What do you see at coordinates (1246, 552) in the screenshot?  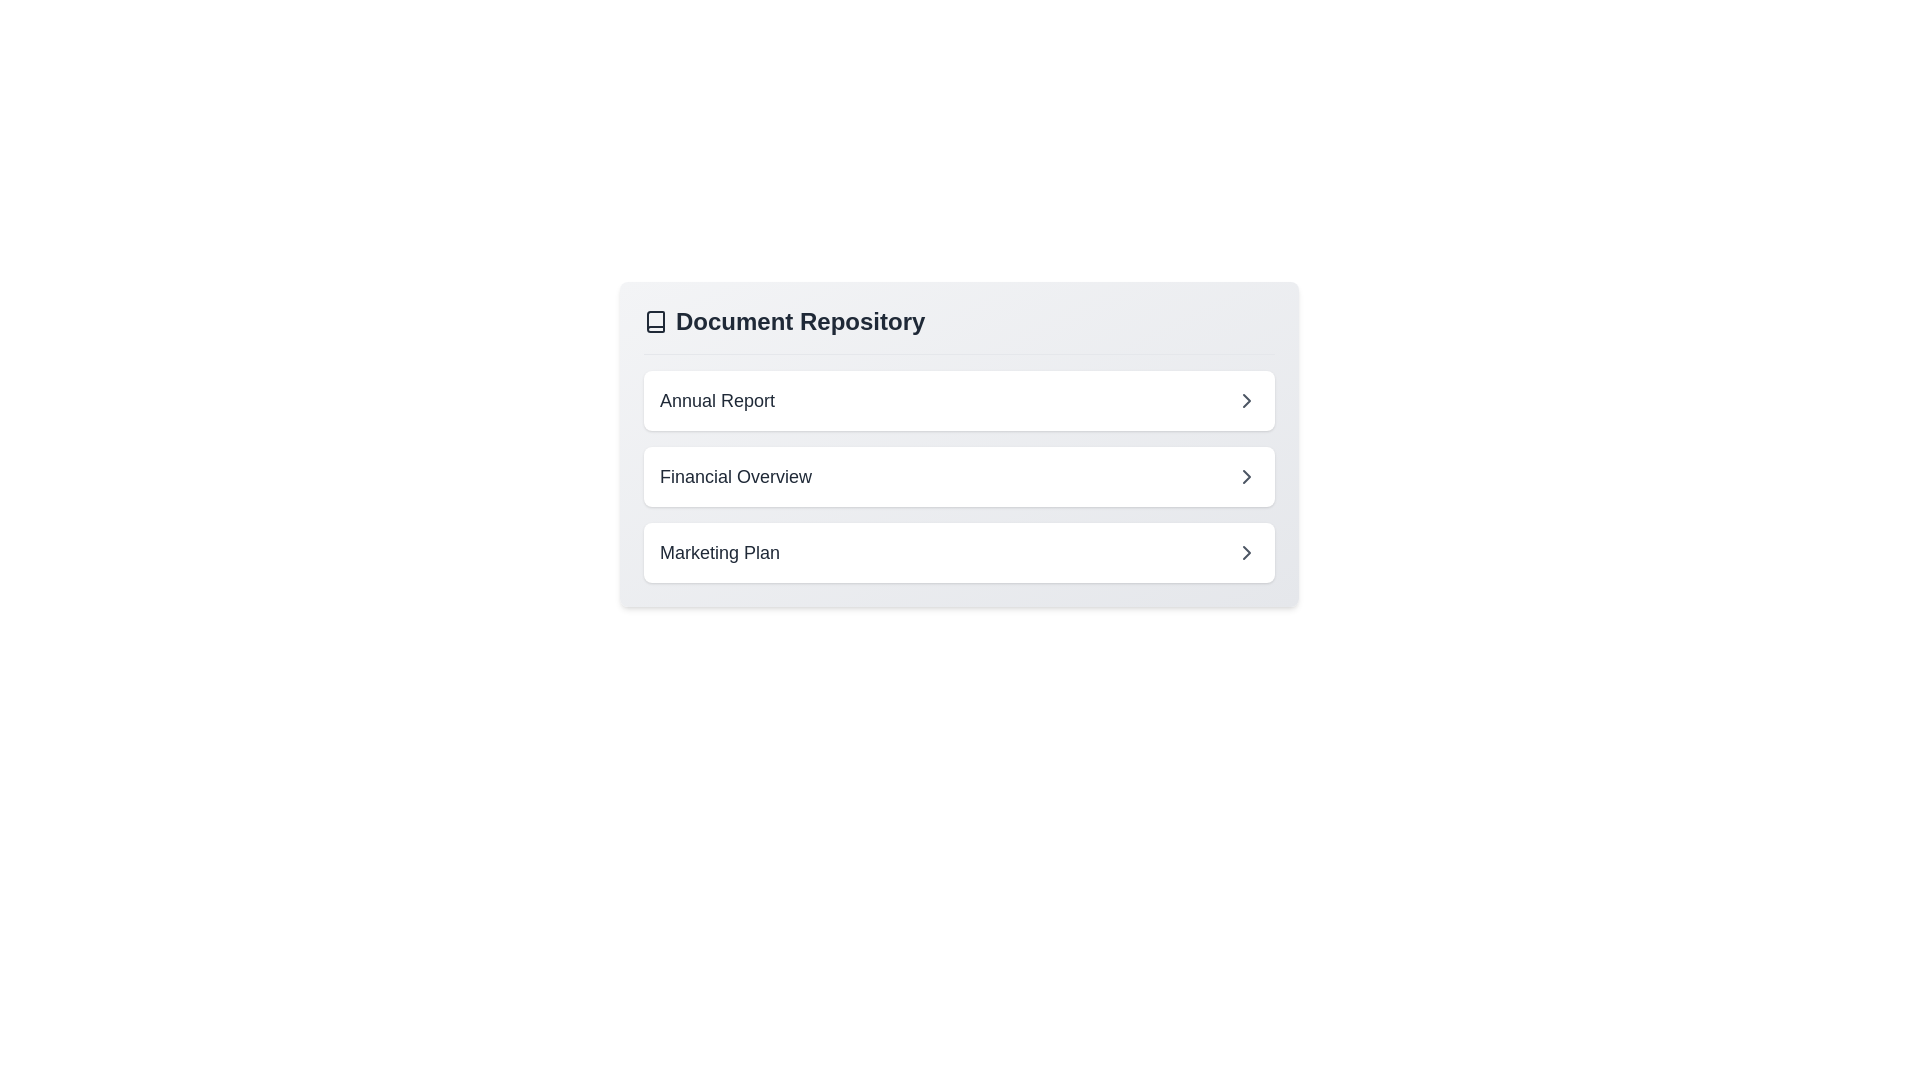 I see `the Chevron navigation indicator located to the far right of the 'Marketing Plan' list item in the 'Document Repository' section, which signifies that the entry is selectable` at bounding box center [1246, 552].